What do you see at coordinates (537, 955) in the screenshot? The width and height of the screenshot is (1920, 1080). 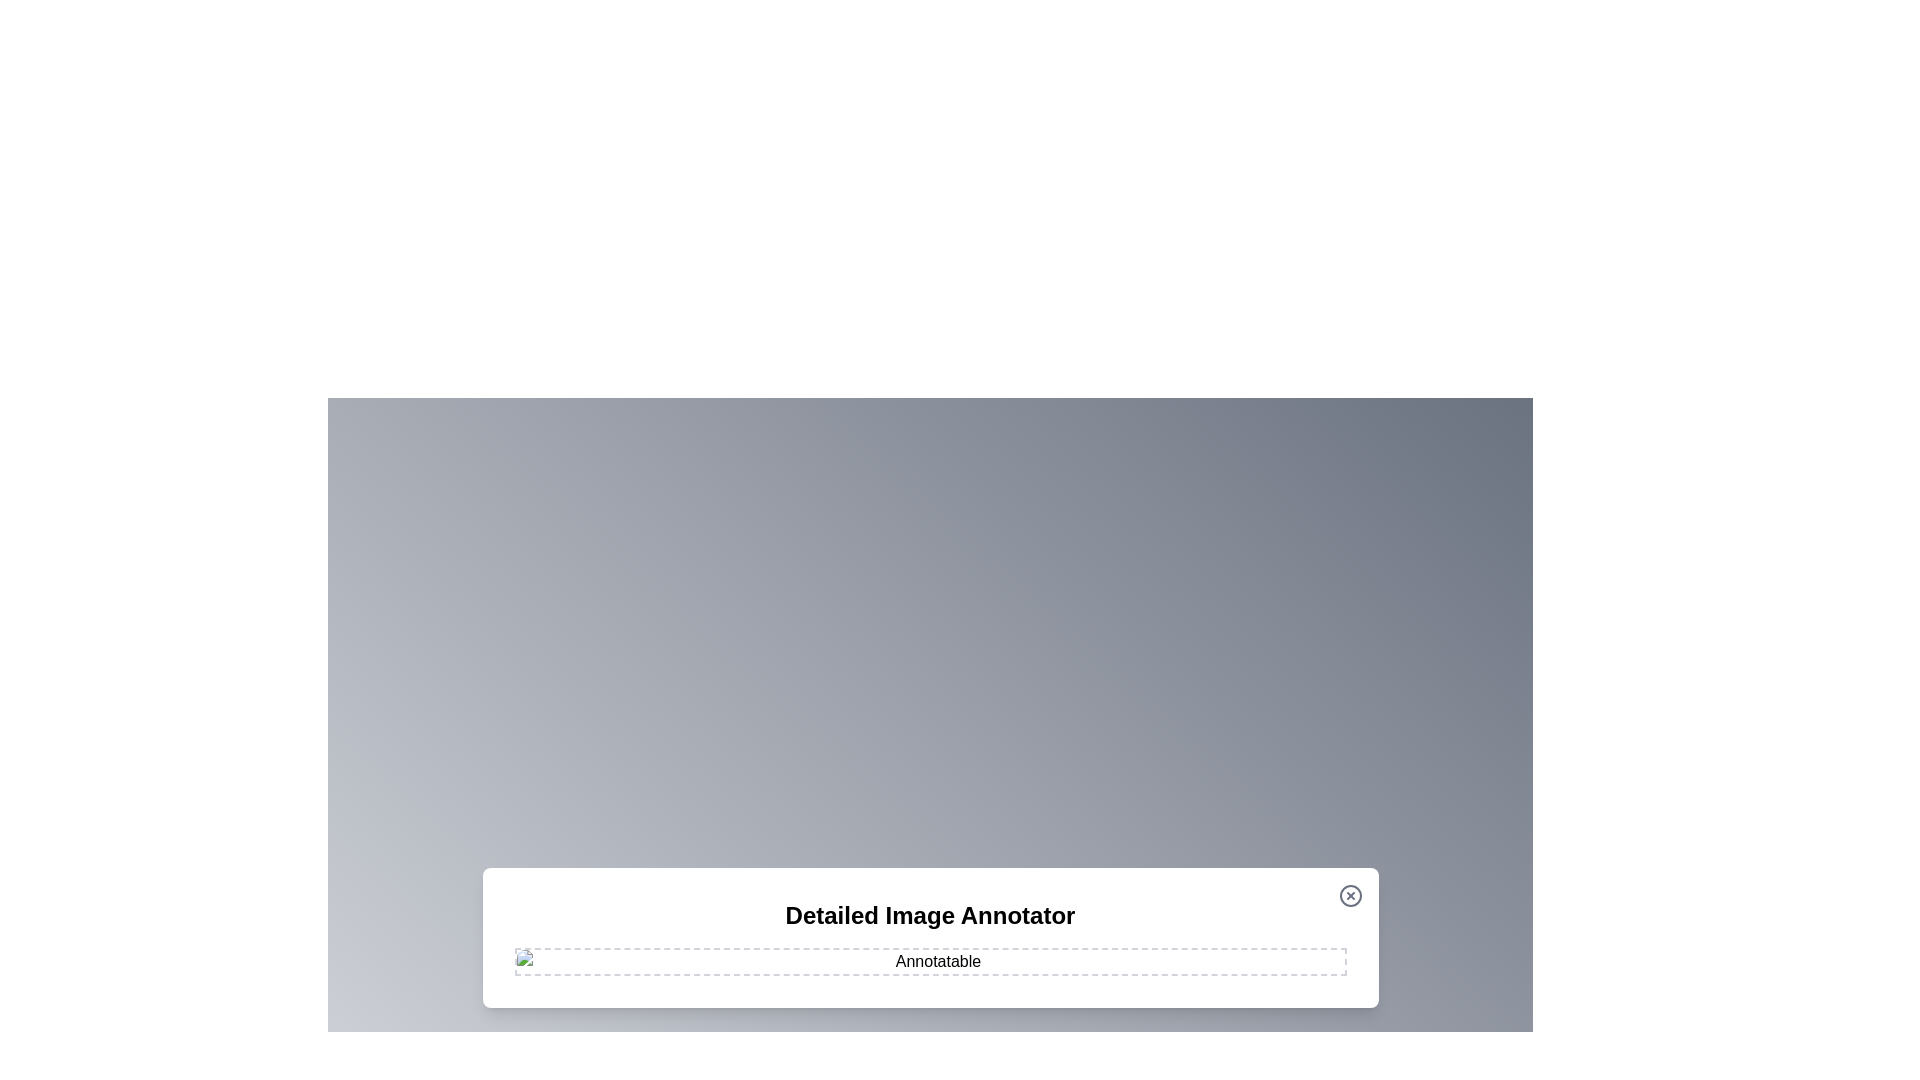 I see `the image at coordinates (537, 957) to add an annotation` at bounding box center [537, 955].